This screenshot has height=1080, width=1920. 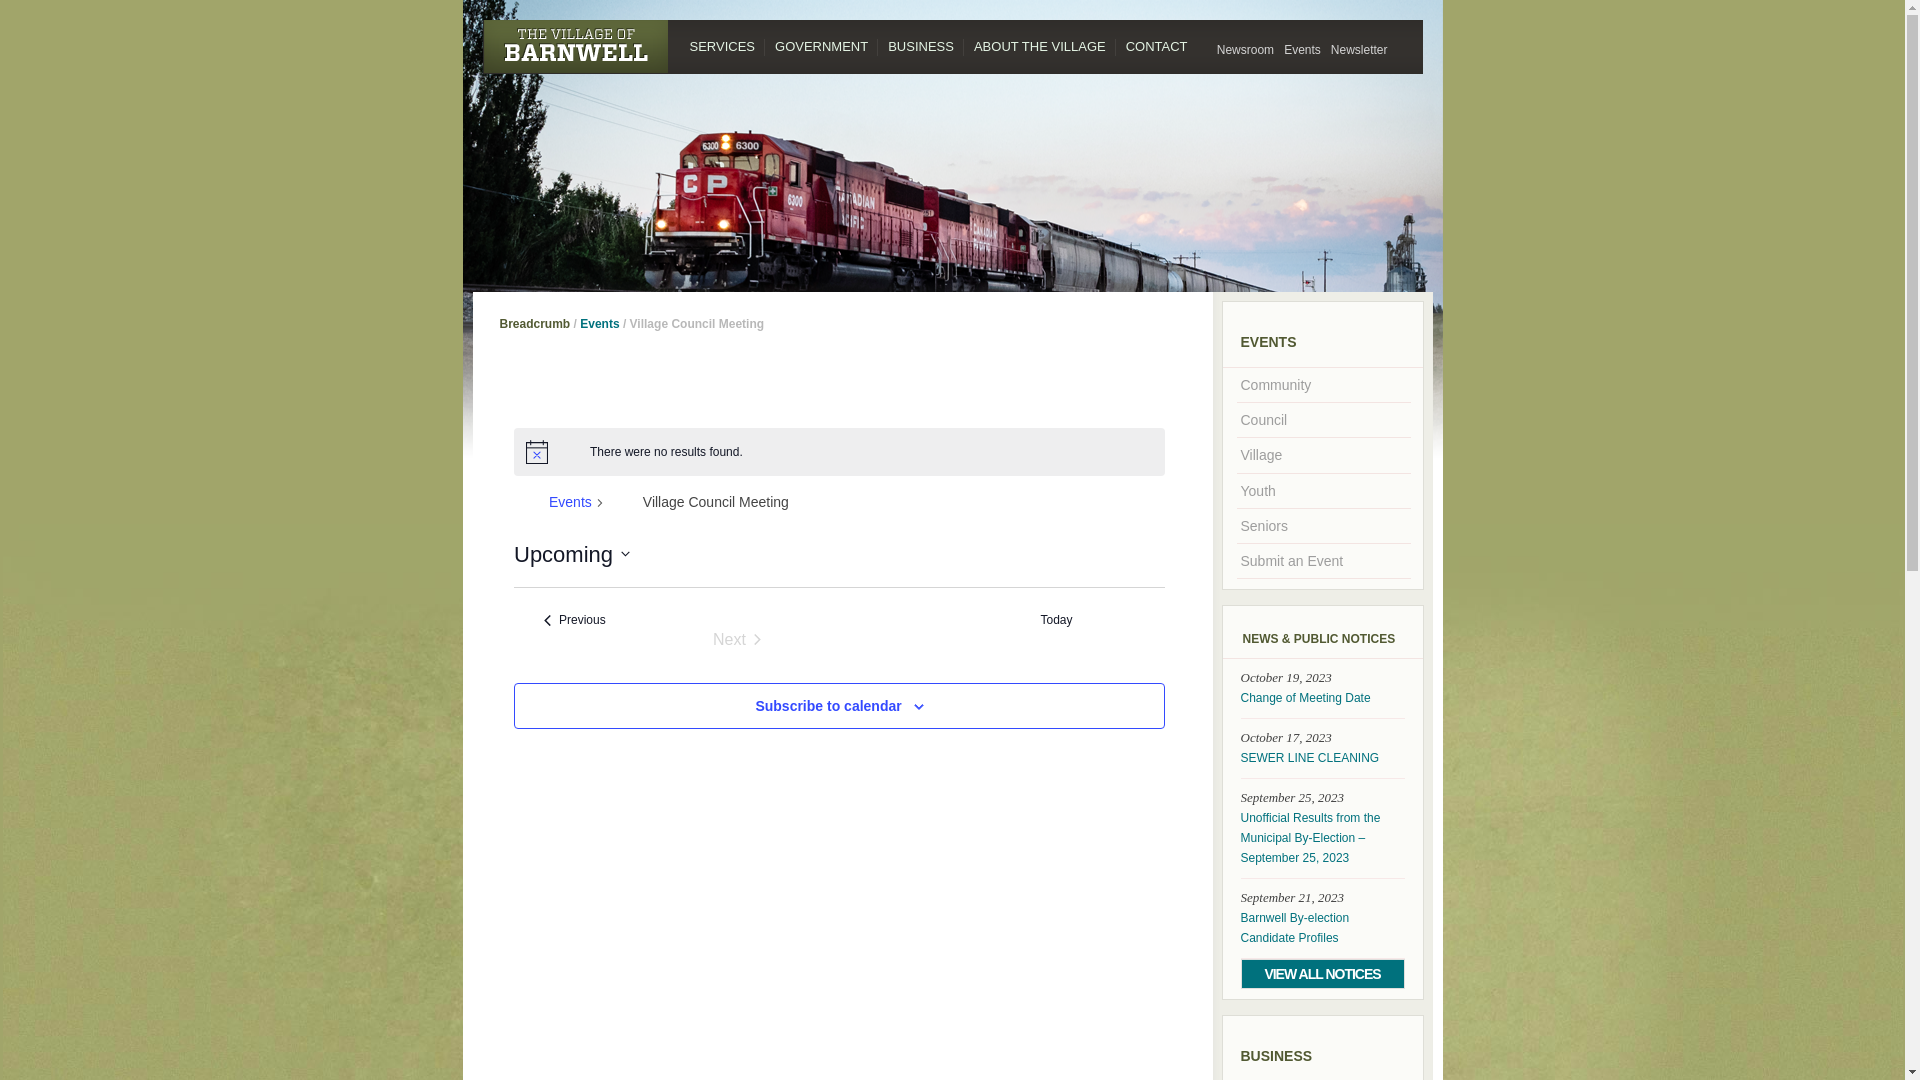 I want to click on 'Submit an Event', so click(x=1321, y=560).